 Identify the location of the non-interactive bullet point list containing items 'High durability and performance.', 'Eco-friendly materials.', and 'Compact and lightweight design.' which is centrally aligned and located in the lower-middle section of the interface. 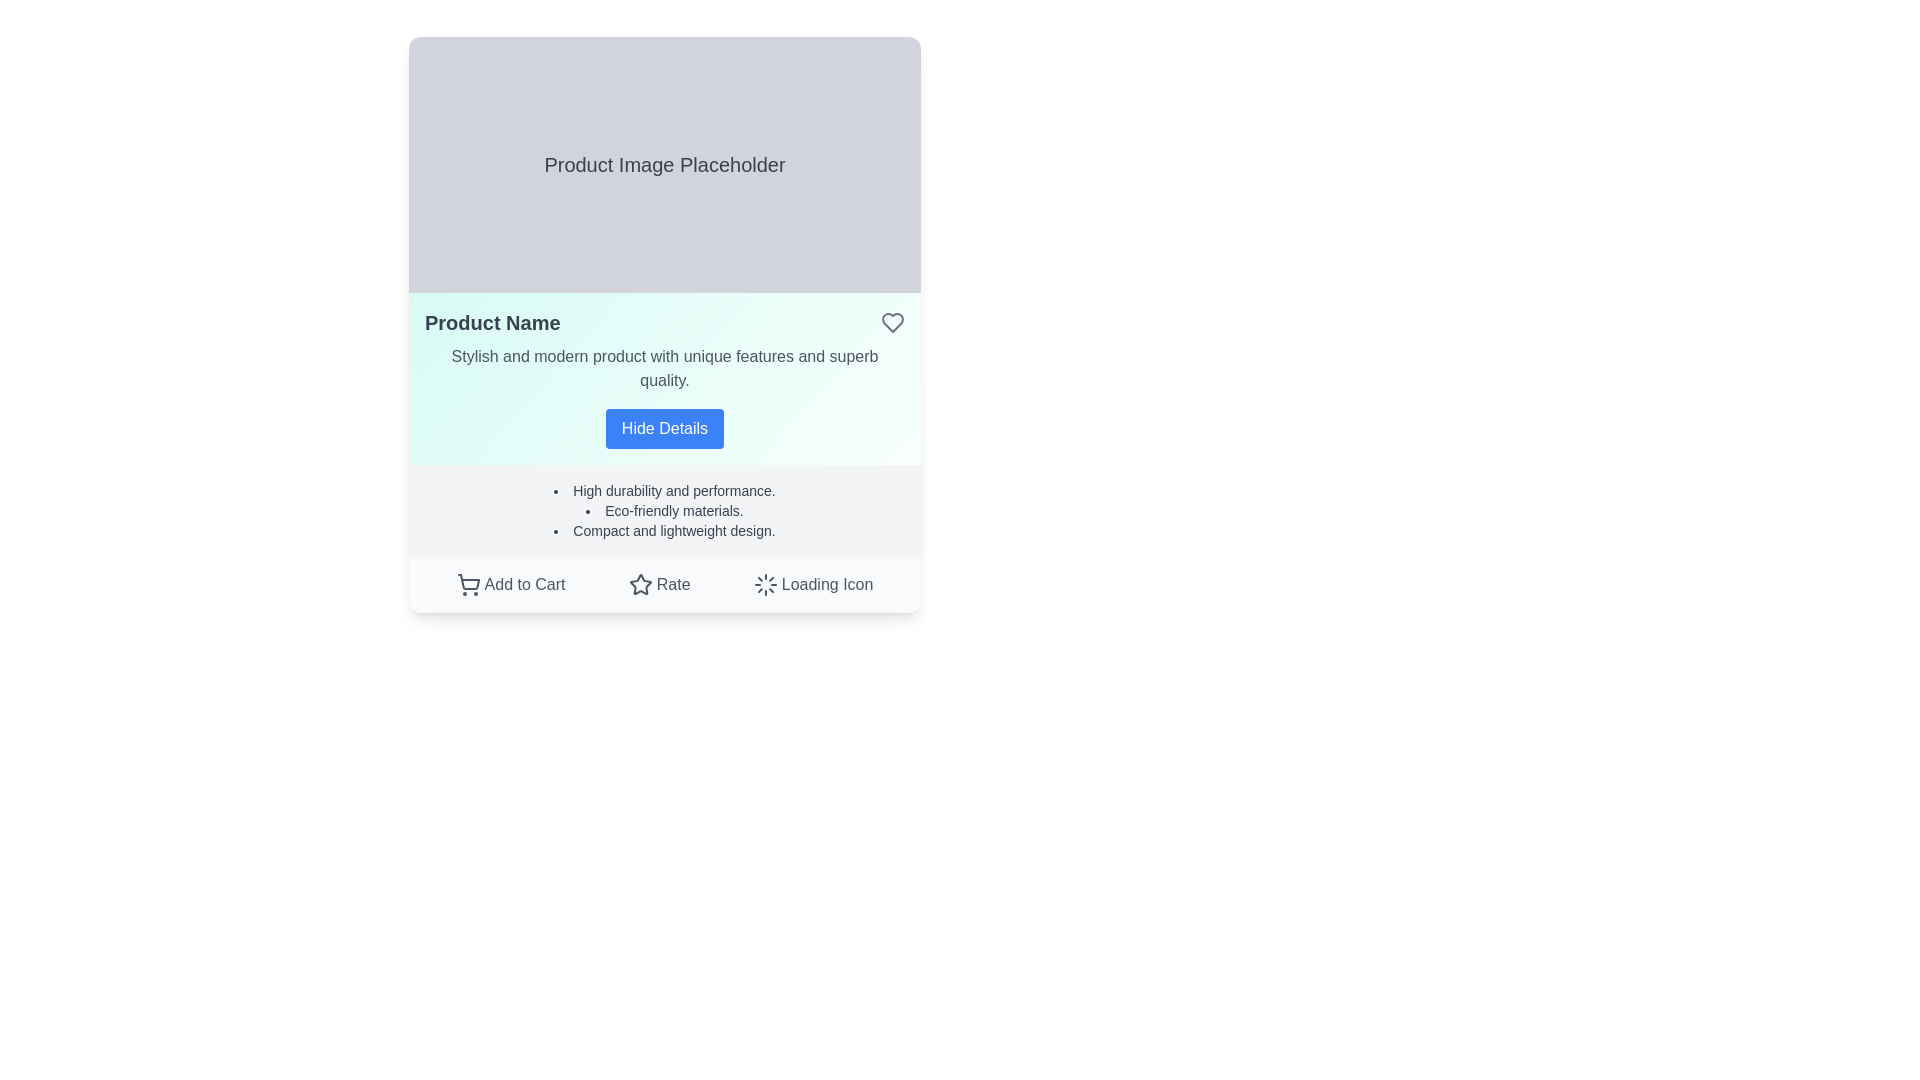
(665, 509).